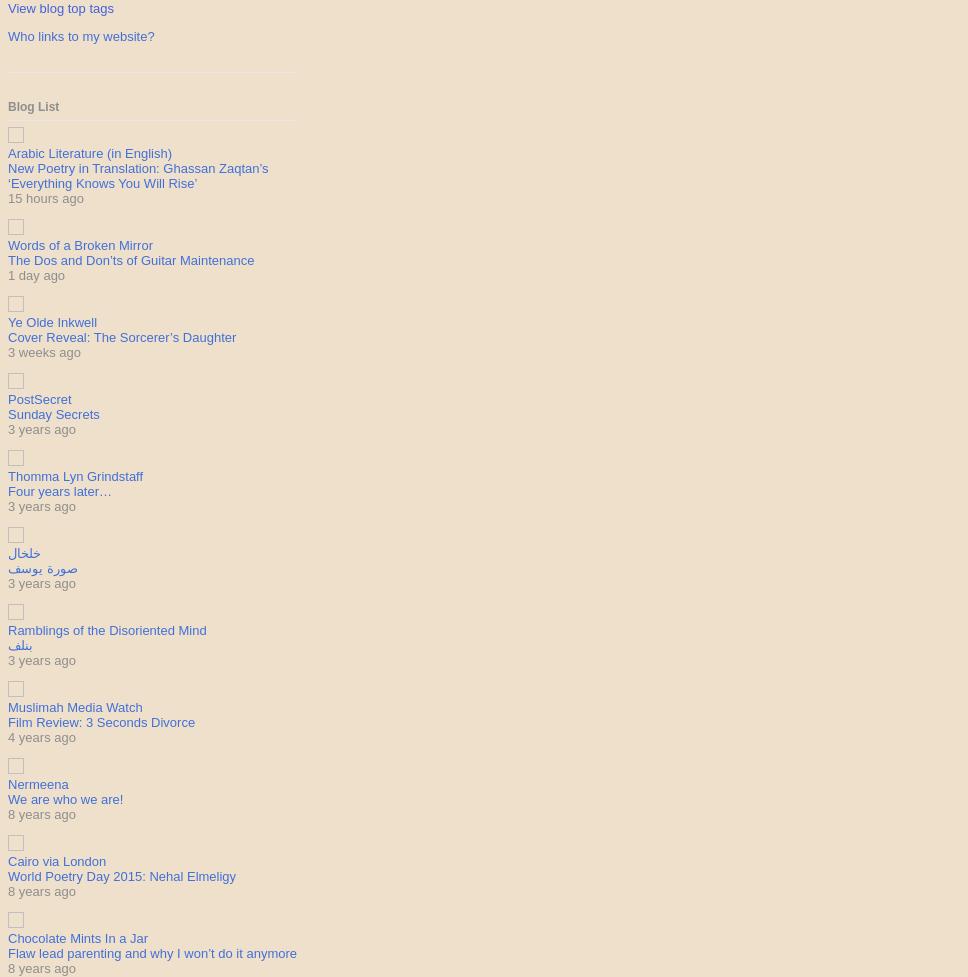 The height and width of the screenshot is (977, 968). What do you see at coordinates (90, 153) in the screenshot?
I see `'Arabic Literature (in English)'` at bounding box center [90, 153].